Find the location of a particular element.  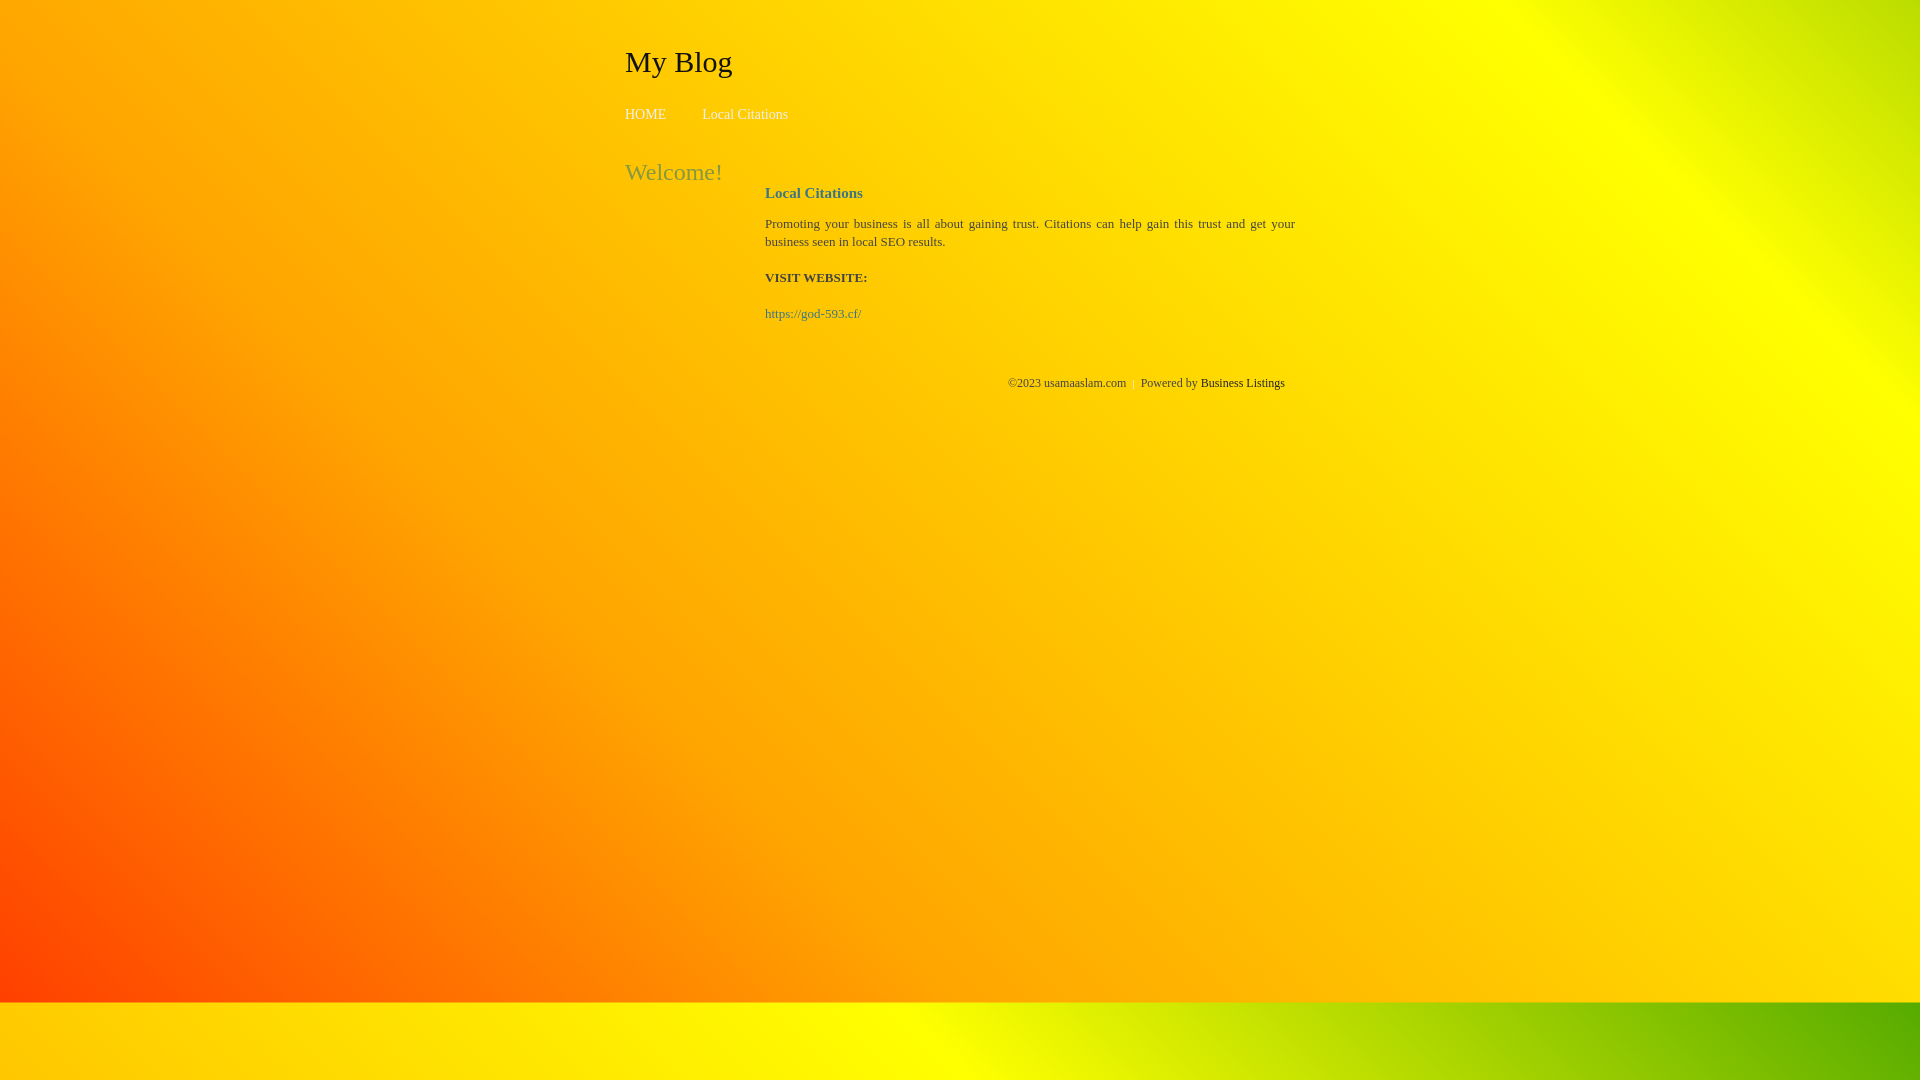

'HOME' is located at coordinates (645, 114).